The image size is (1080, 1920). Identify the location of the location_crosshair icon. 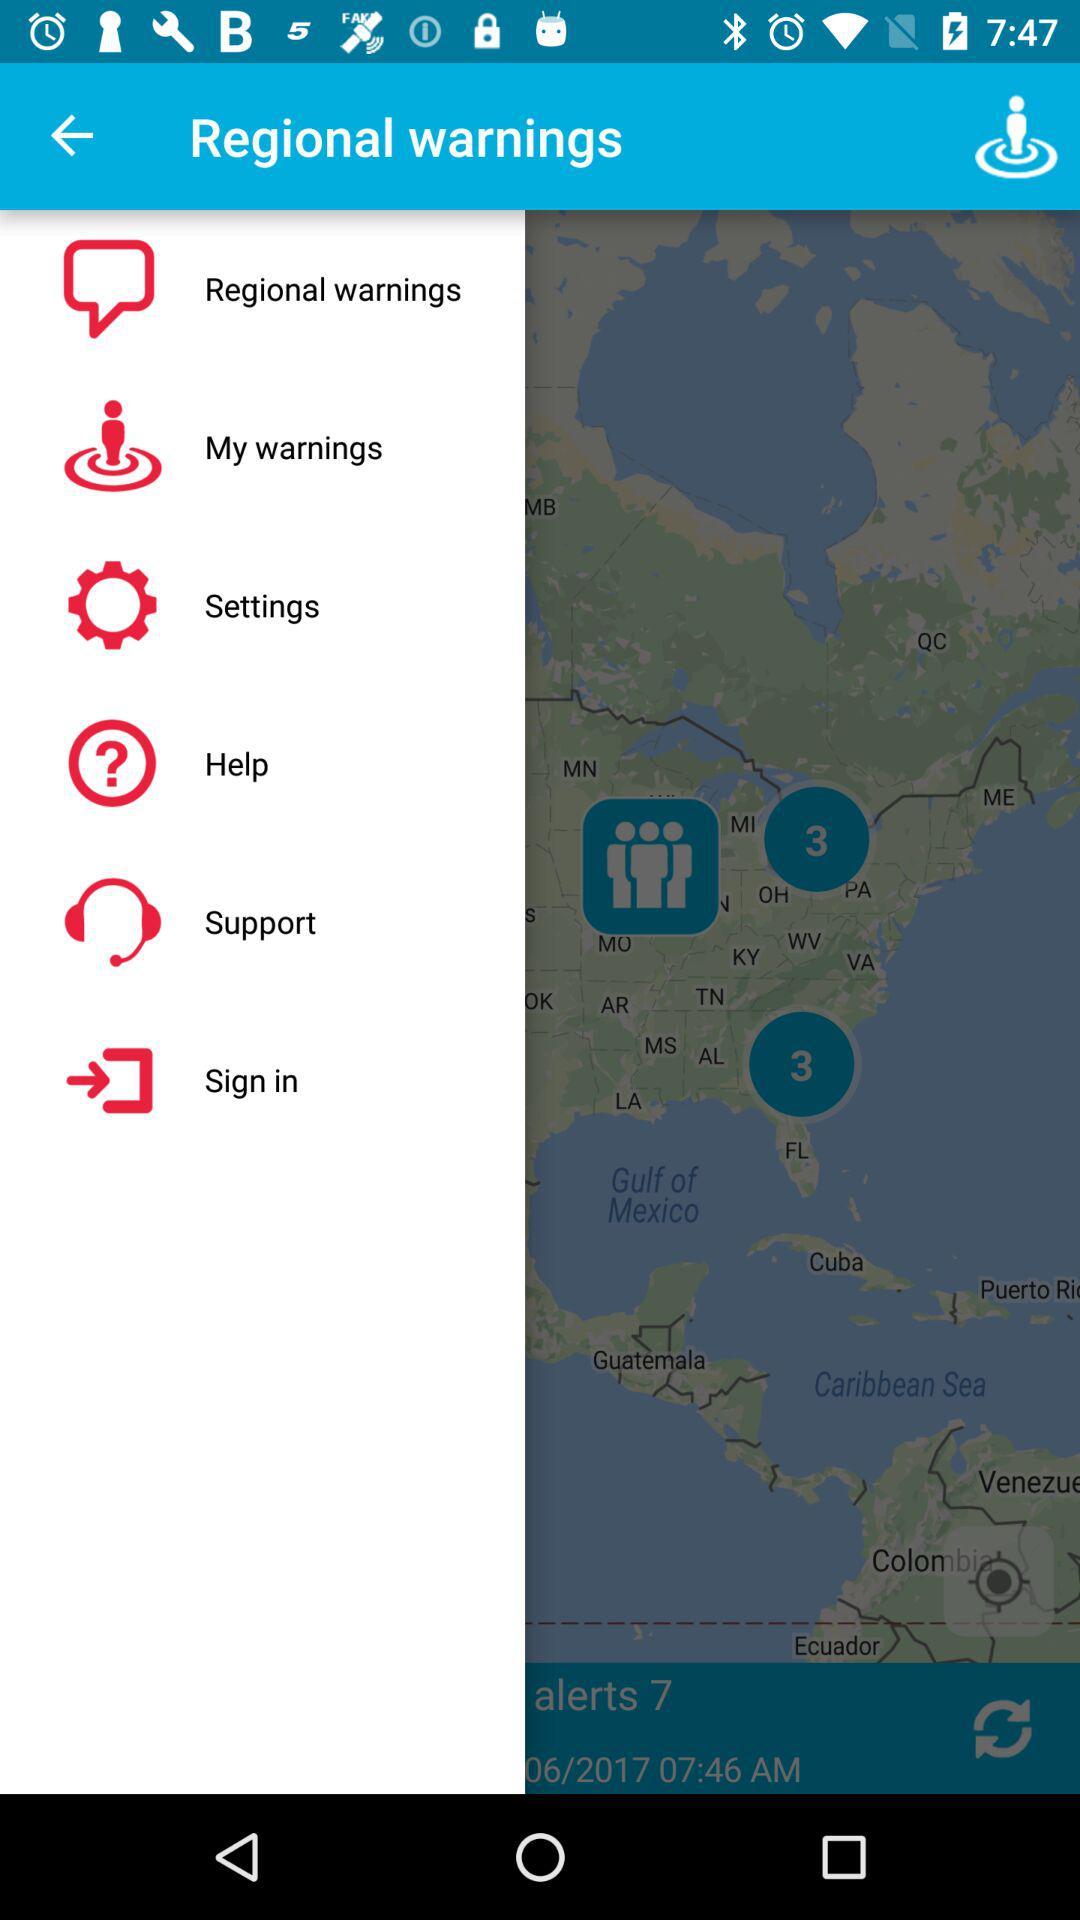
(998, 1580).